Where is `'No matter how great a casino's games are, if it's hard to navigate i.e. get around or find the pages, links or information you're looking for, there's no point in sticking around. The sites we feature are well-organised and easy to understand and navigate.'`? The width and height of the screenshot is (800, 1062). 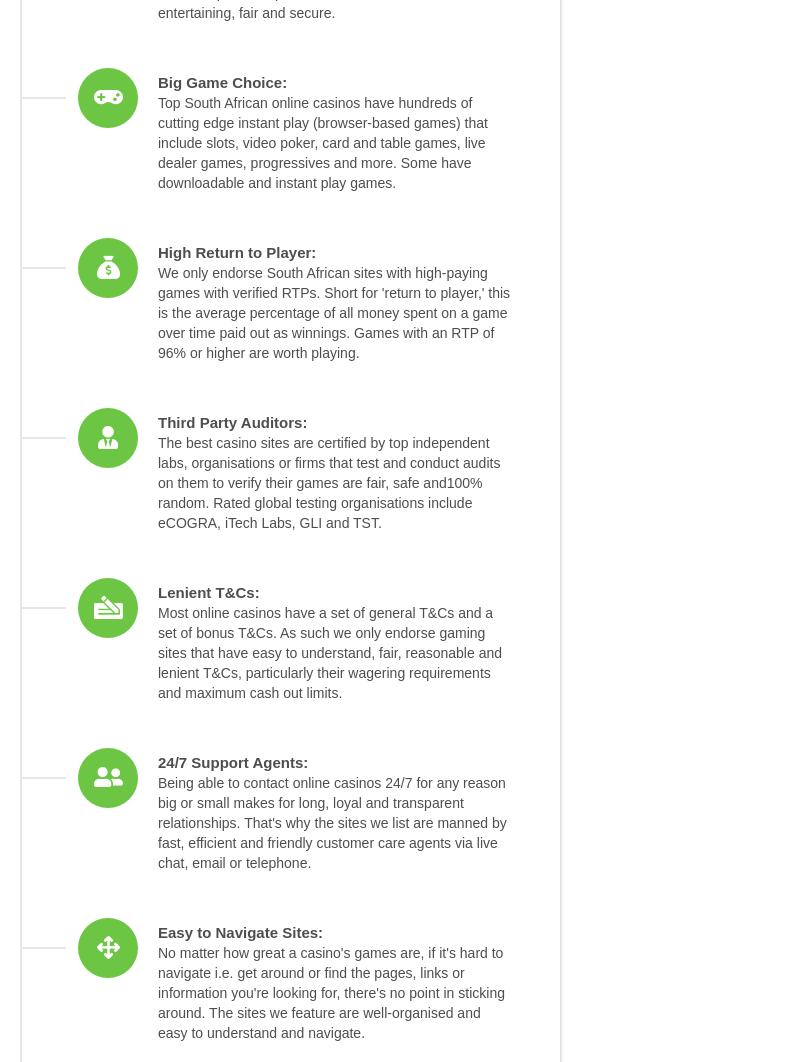 'No matter how great a casino's games are, if it's hard to navigate i.e. get around or find the pages, links or information you're looking for, there's no point in sticking around. The sites we feature are well-organised and easy to understand and navigate.' is located at coordinates (330, 991).